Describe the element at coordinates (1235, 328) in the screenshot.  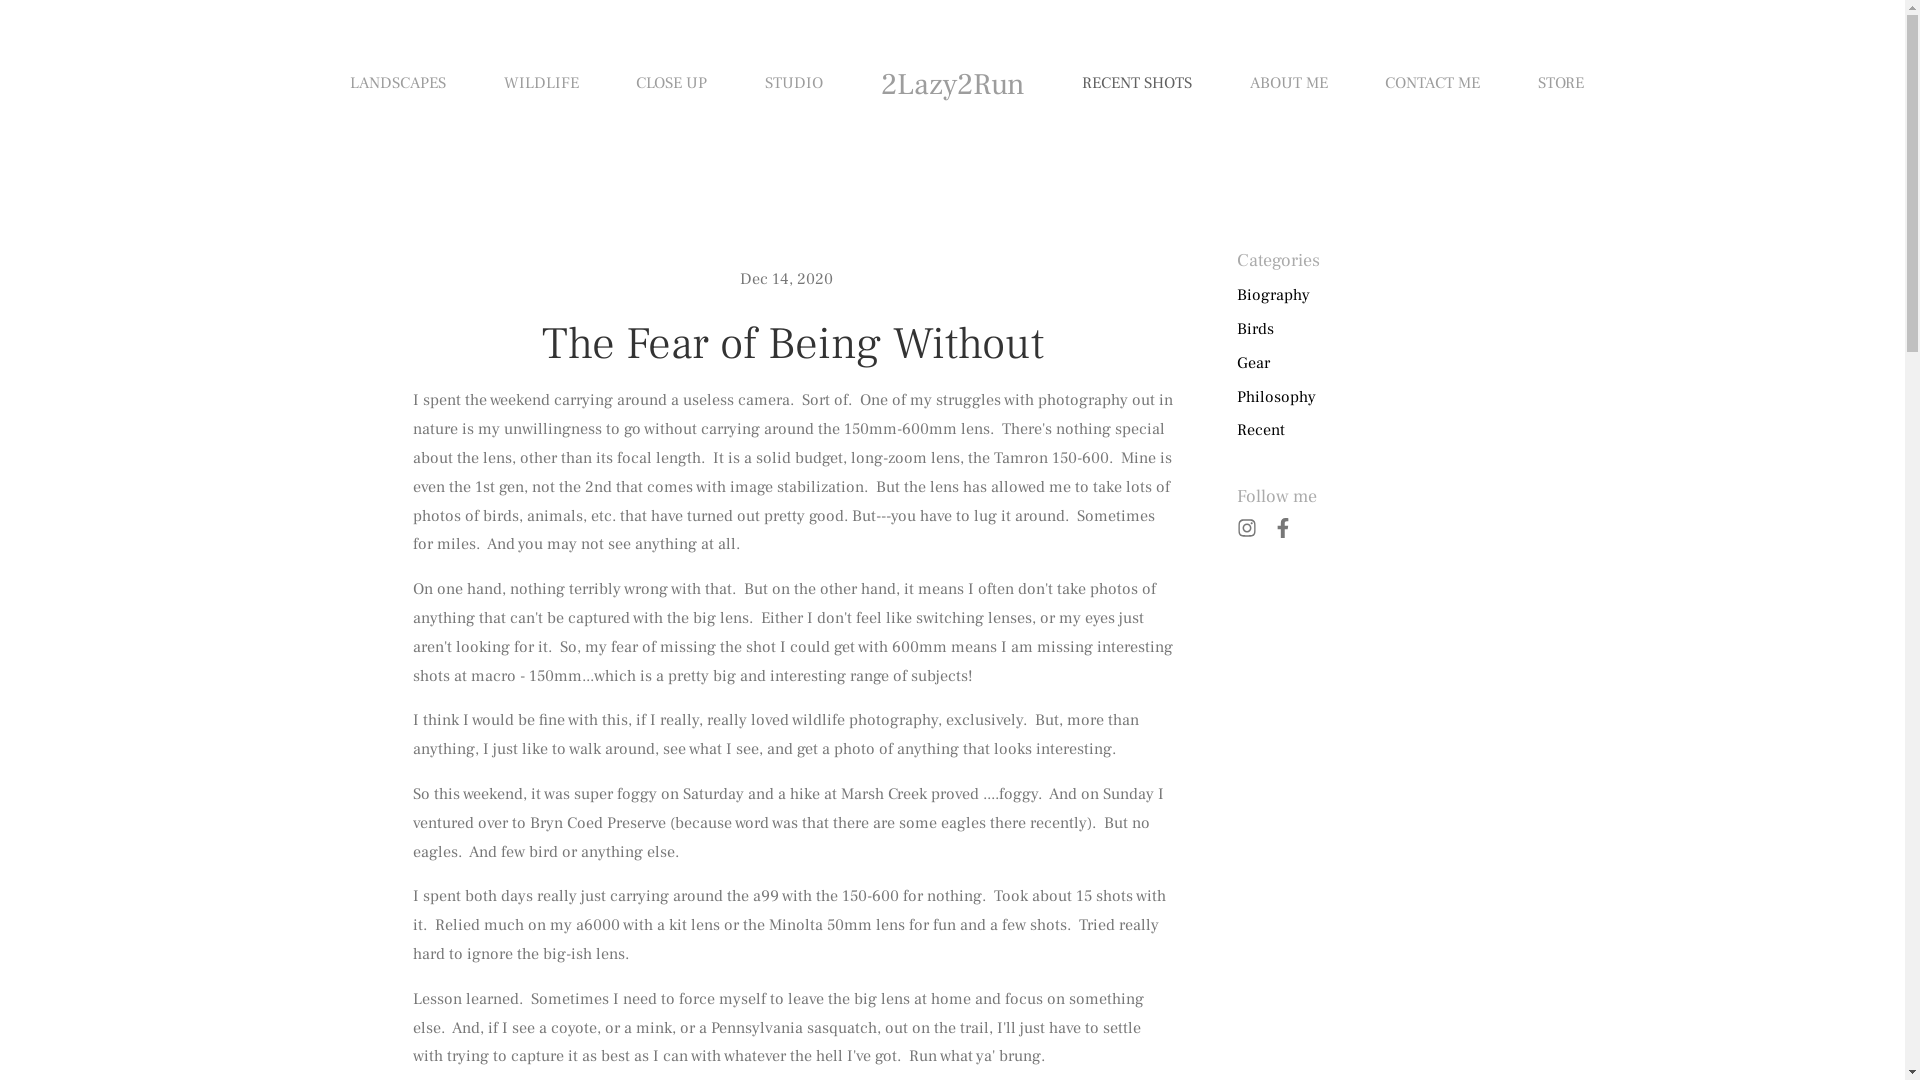
I see `'Birds'` at that location.